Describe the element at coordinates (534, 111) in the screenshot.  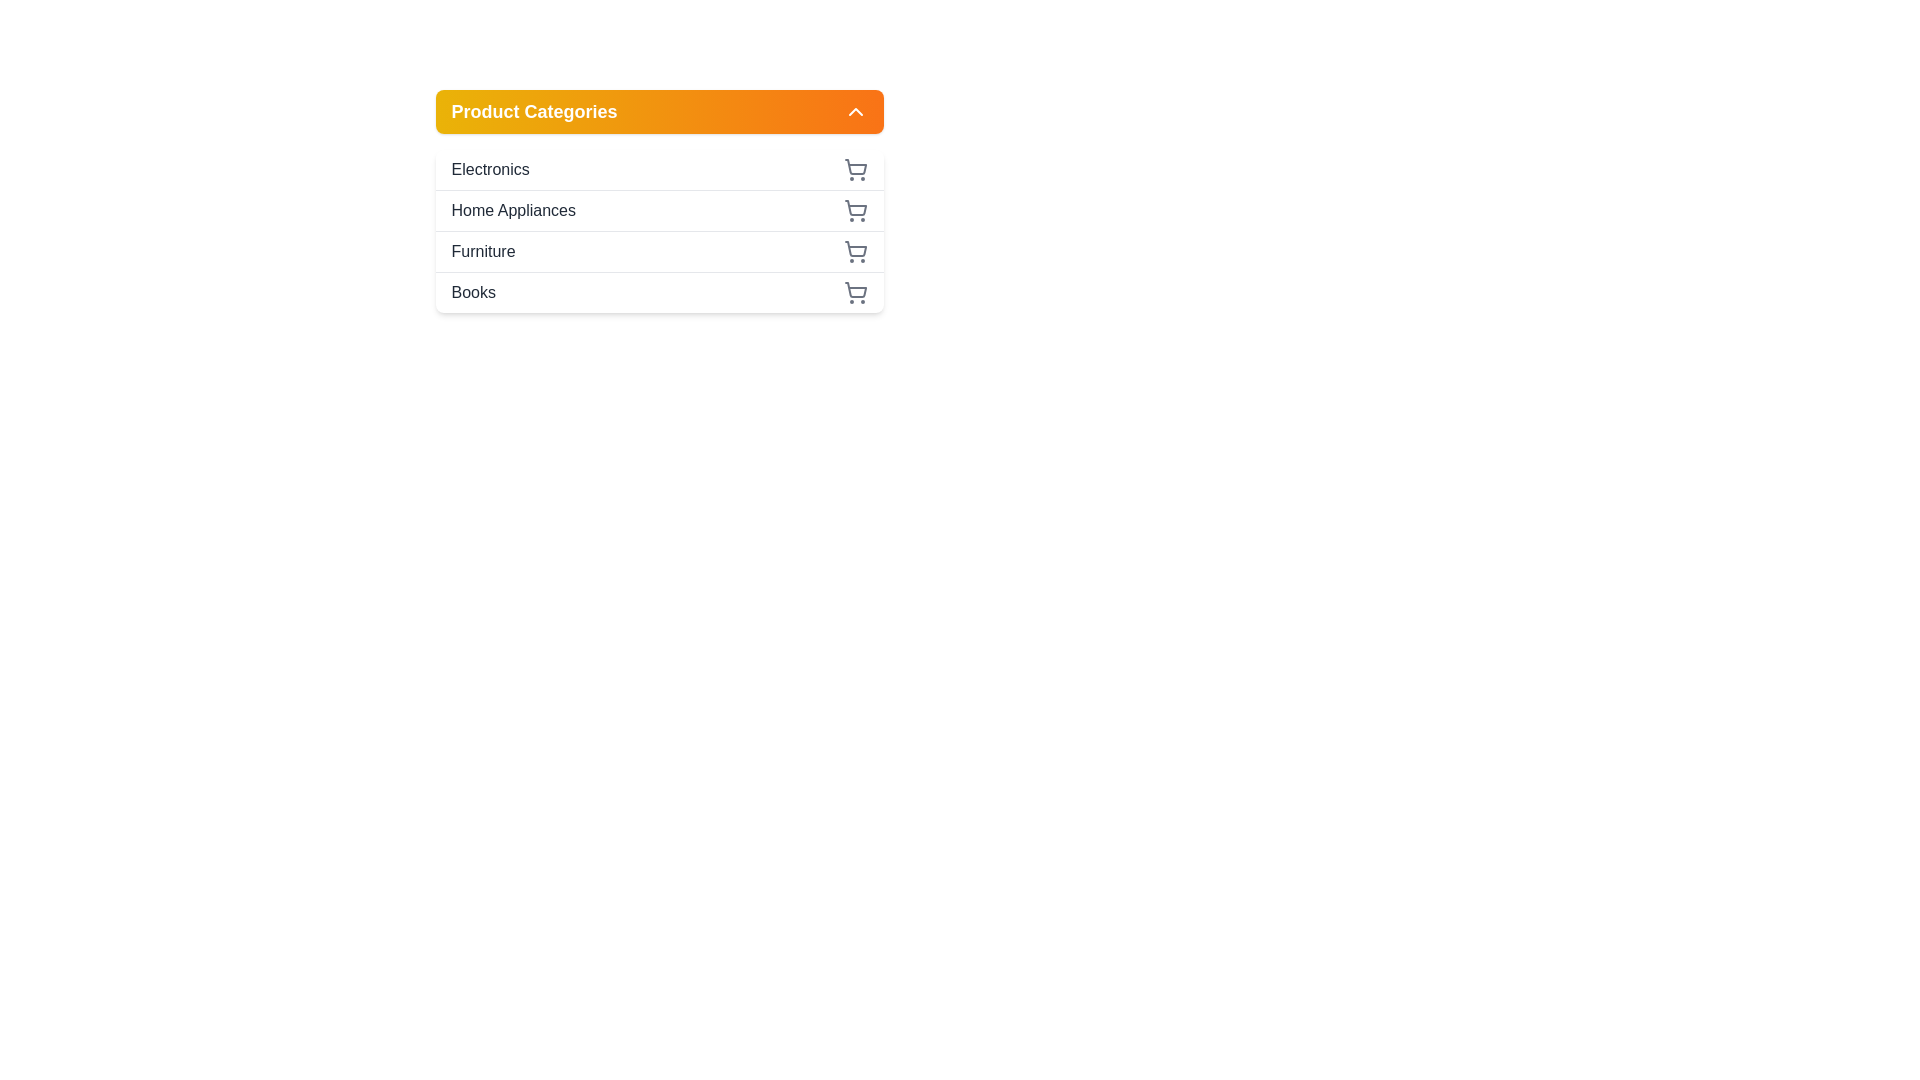
I see `the 'Product Categories' text label which is displayed in bold white font on a gradient background from yellow to orange` at that location.